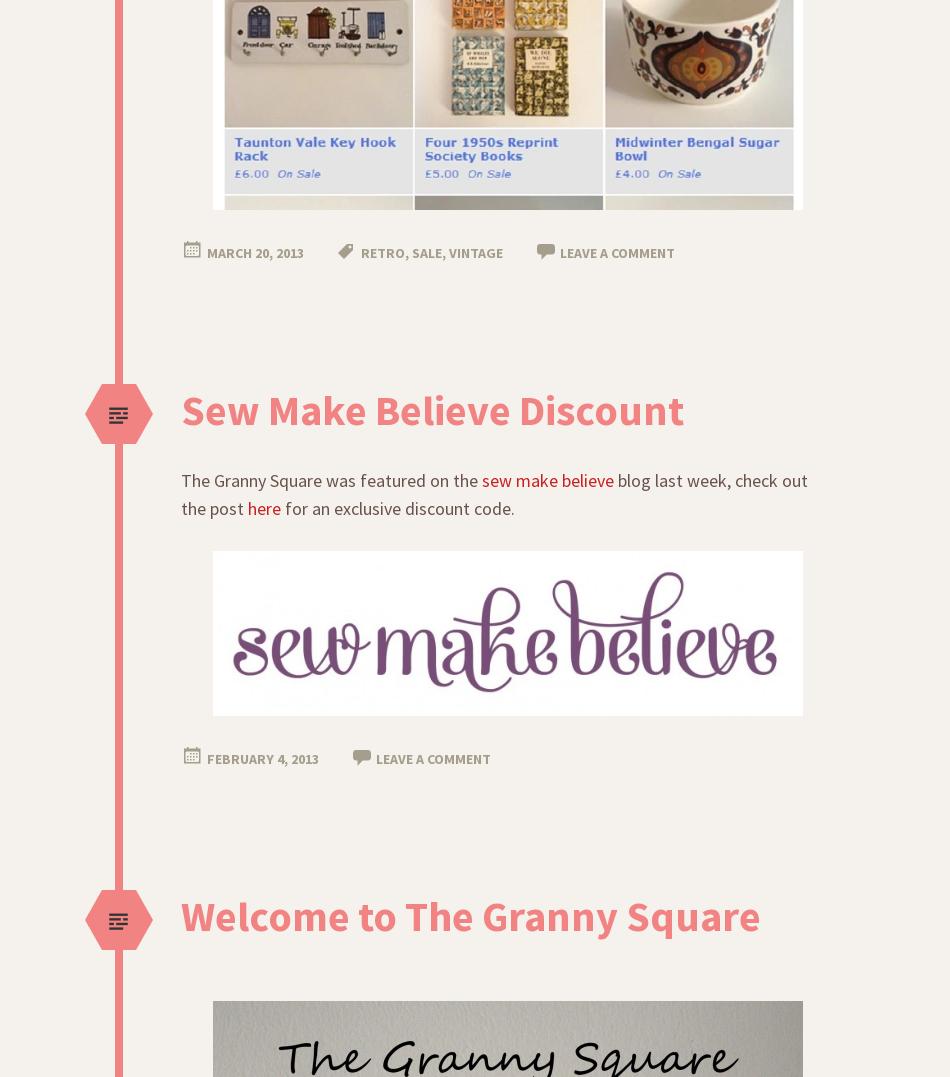 This screenshot has height=1077, width=950. Describe the element at coordinates (547, 480) in the screenshot. I see `'sew make believe'` at that location.